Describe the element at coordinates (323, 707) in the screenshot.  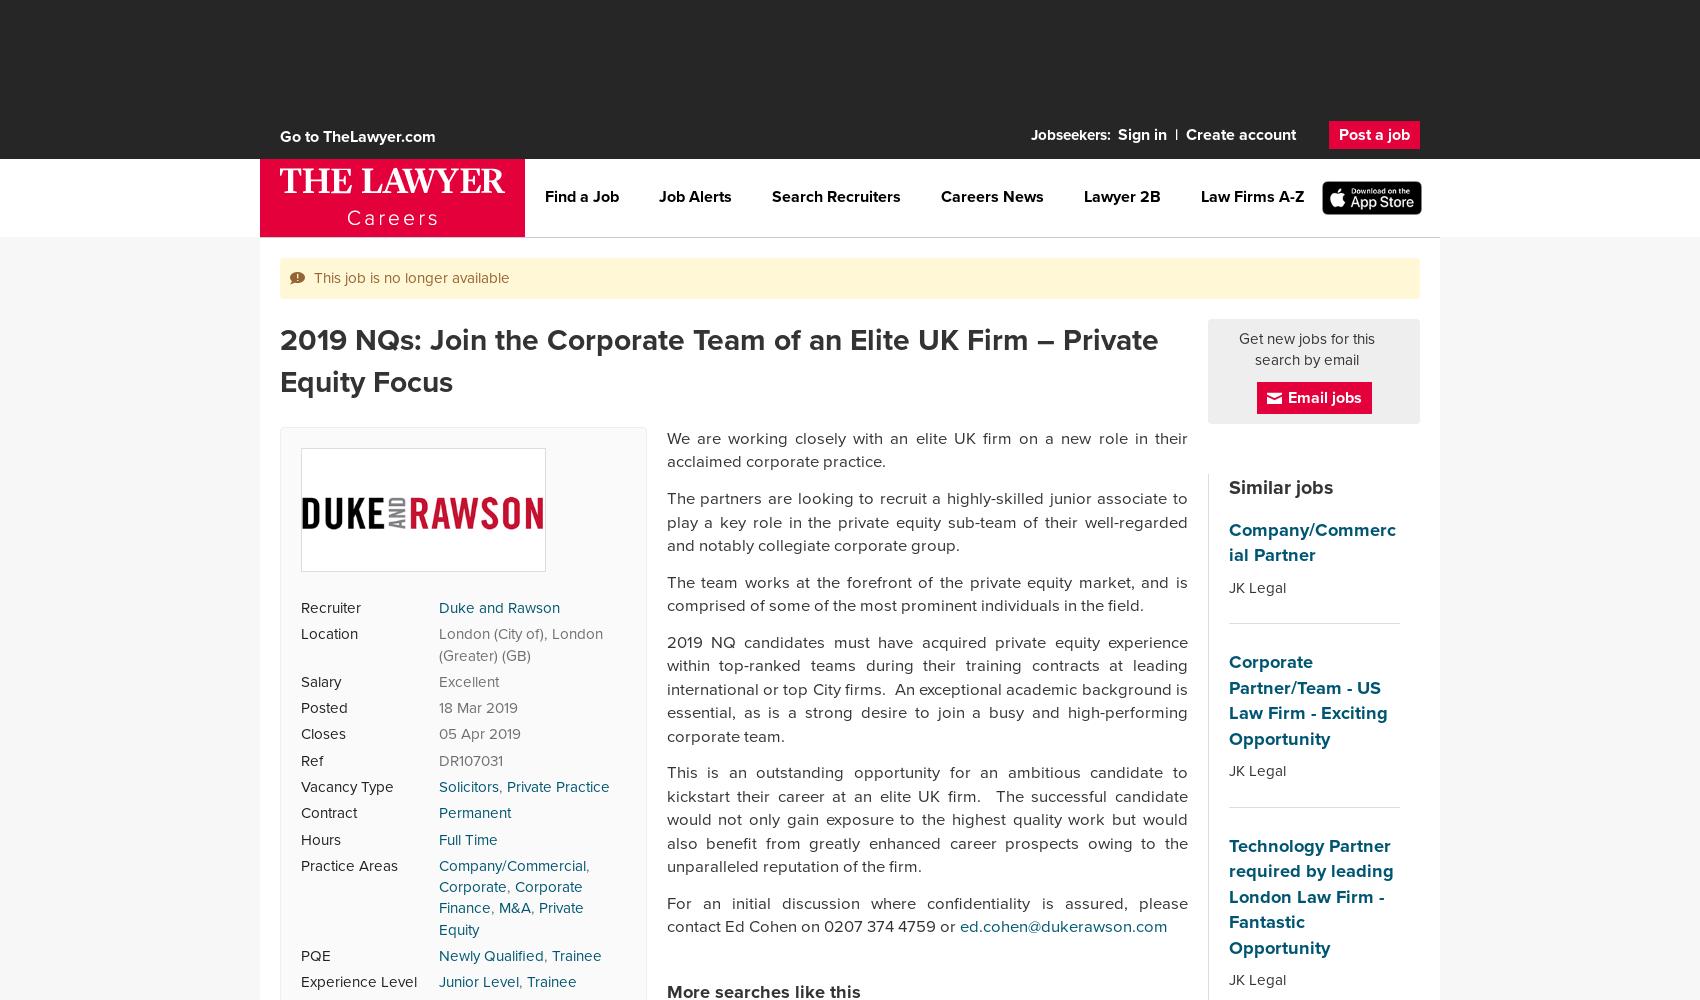
I see `'Posted'` at that location.